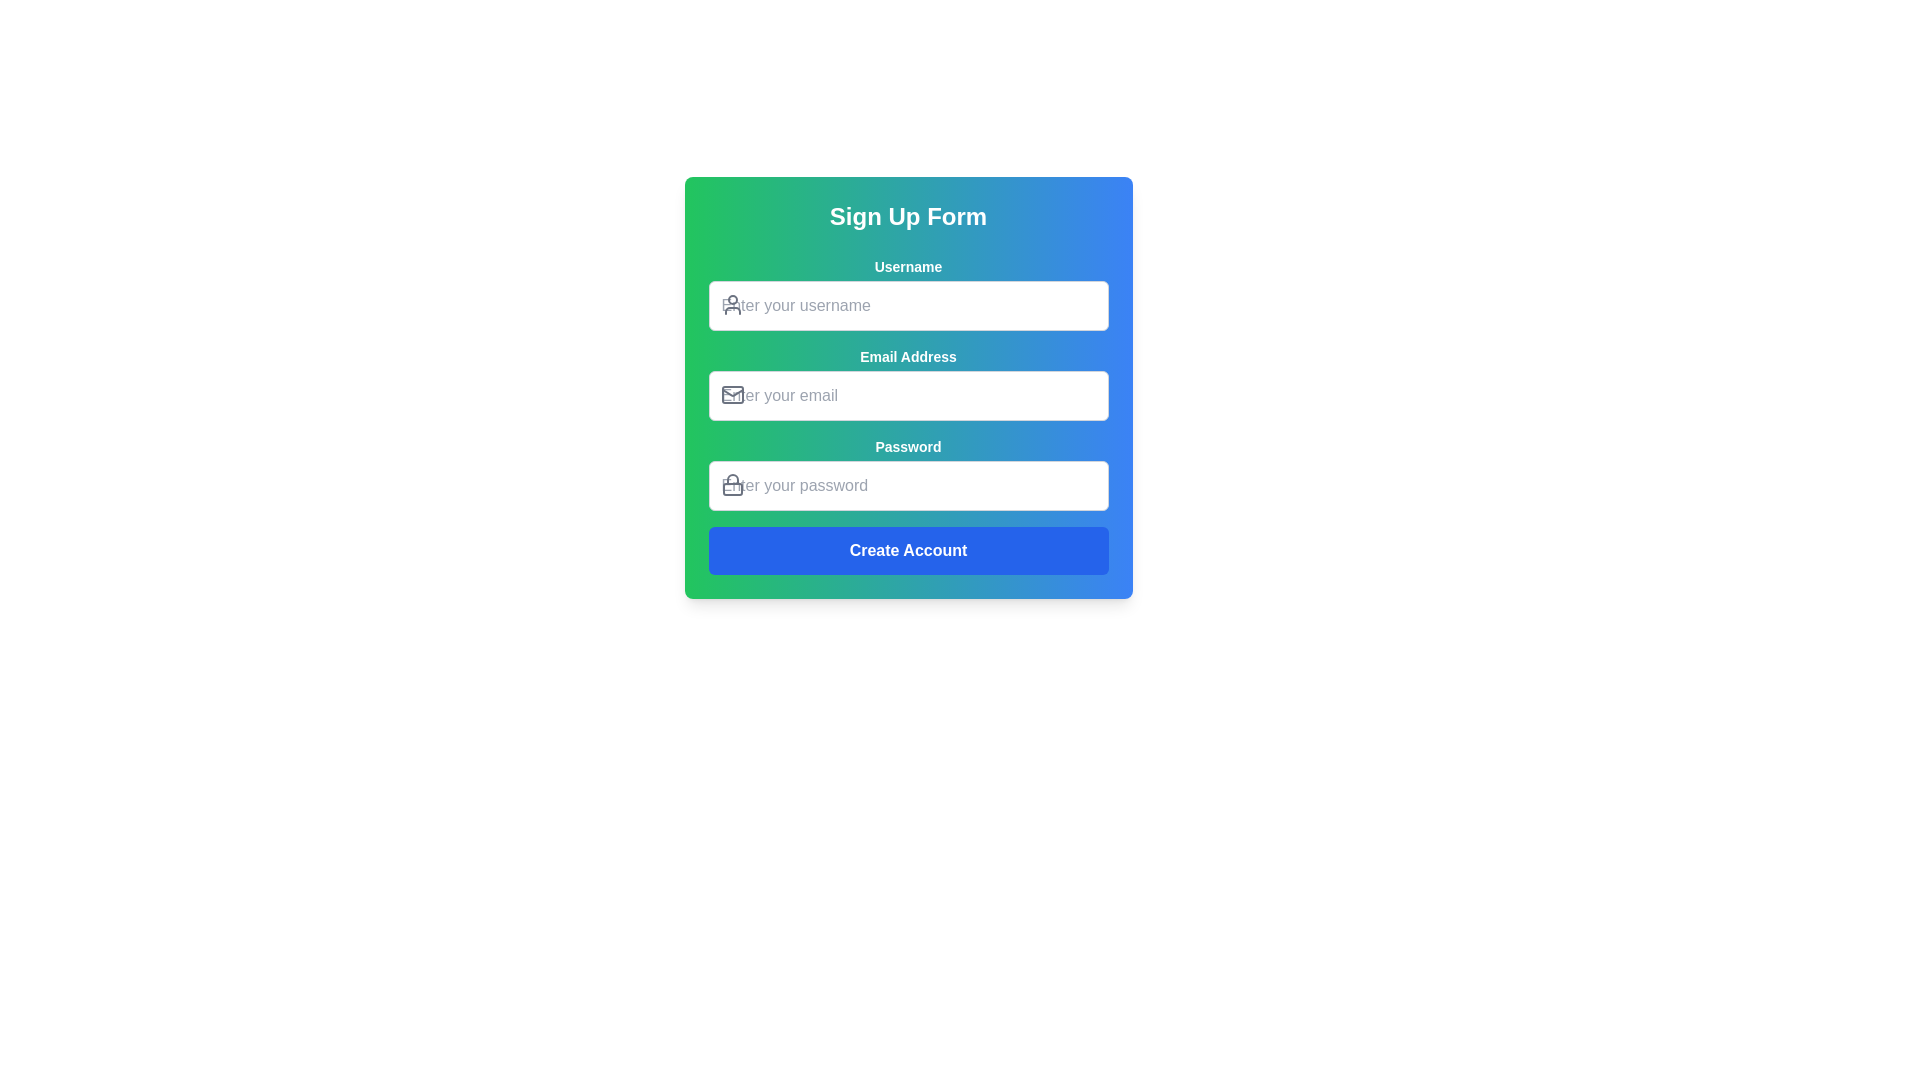 The height and width of the screenshot is (1080, 1920). What do you see at coordinates (907, 446) in the screenshot?
I see `the password entry field label, which is located above the password input box in the third field group of the form` at bounding box center [907, 446].